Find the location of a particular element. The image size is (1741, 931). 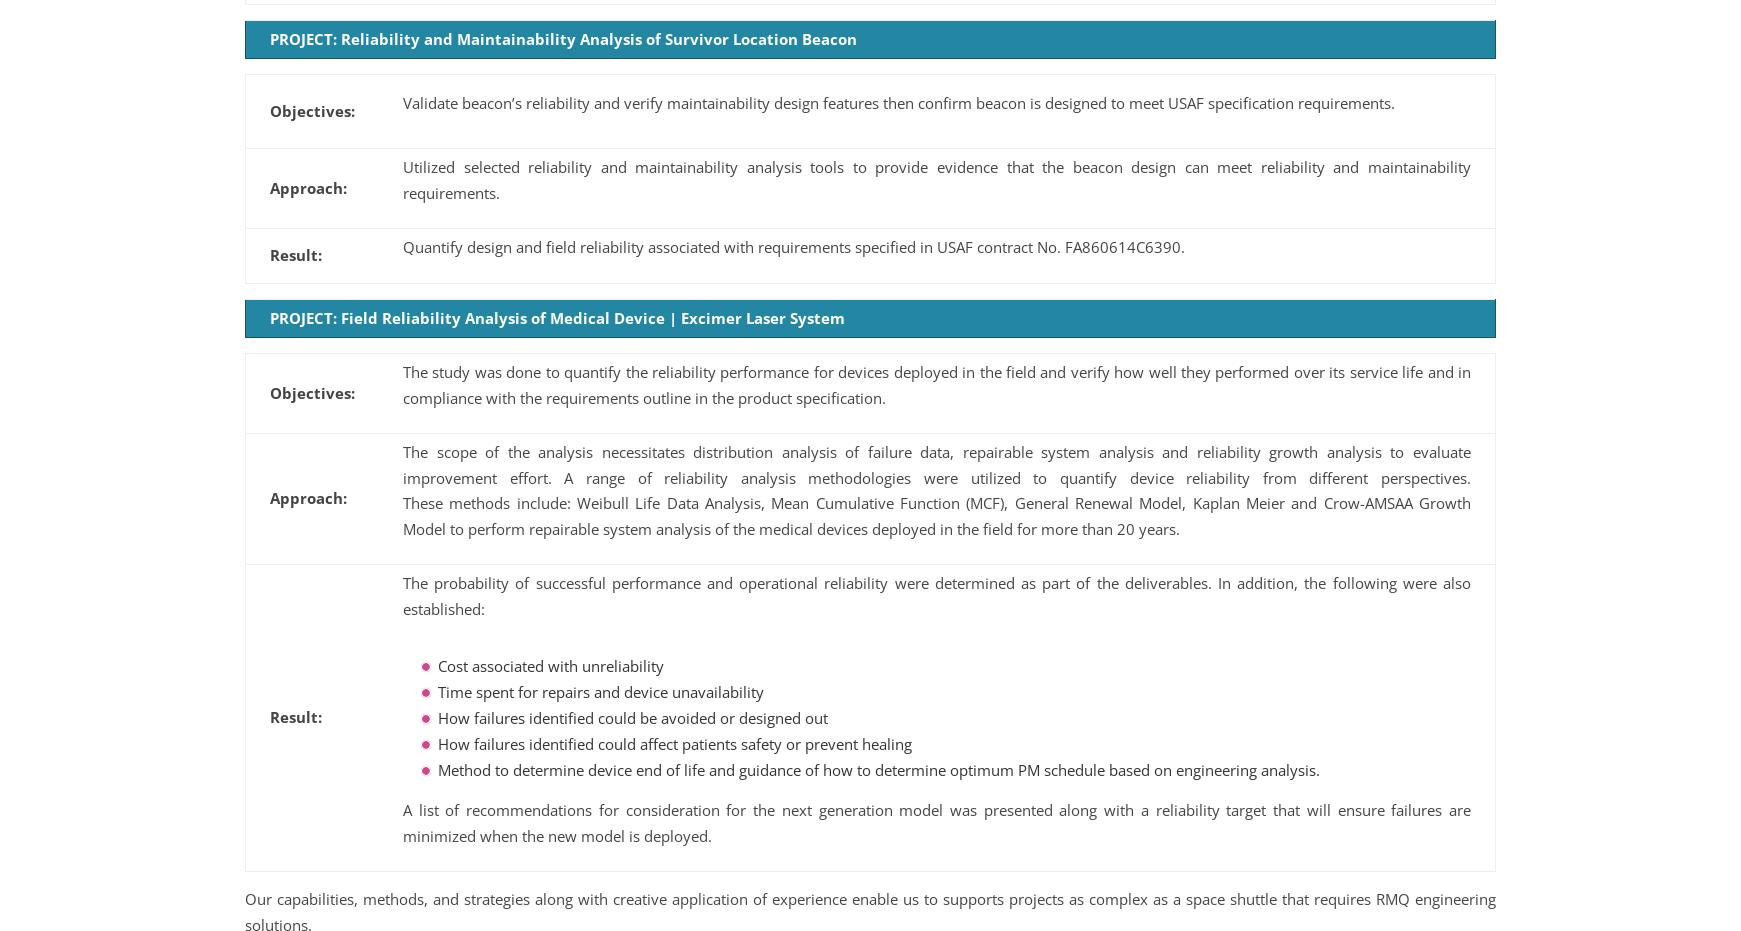

'Quantify design and field reliability associated with requirements specified in USAF contract No. FA860614C6390.' is located at coordinates (793, 246).